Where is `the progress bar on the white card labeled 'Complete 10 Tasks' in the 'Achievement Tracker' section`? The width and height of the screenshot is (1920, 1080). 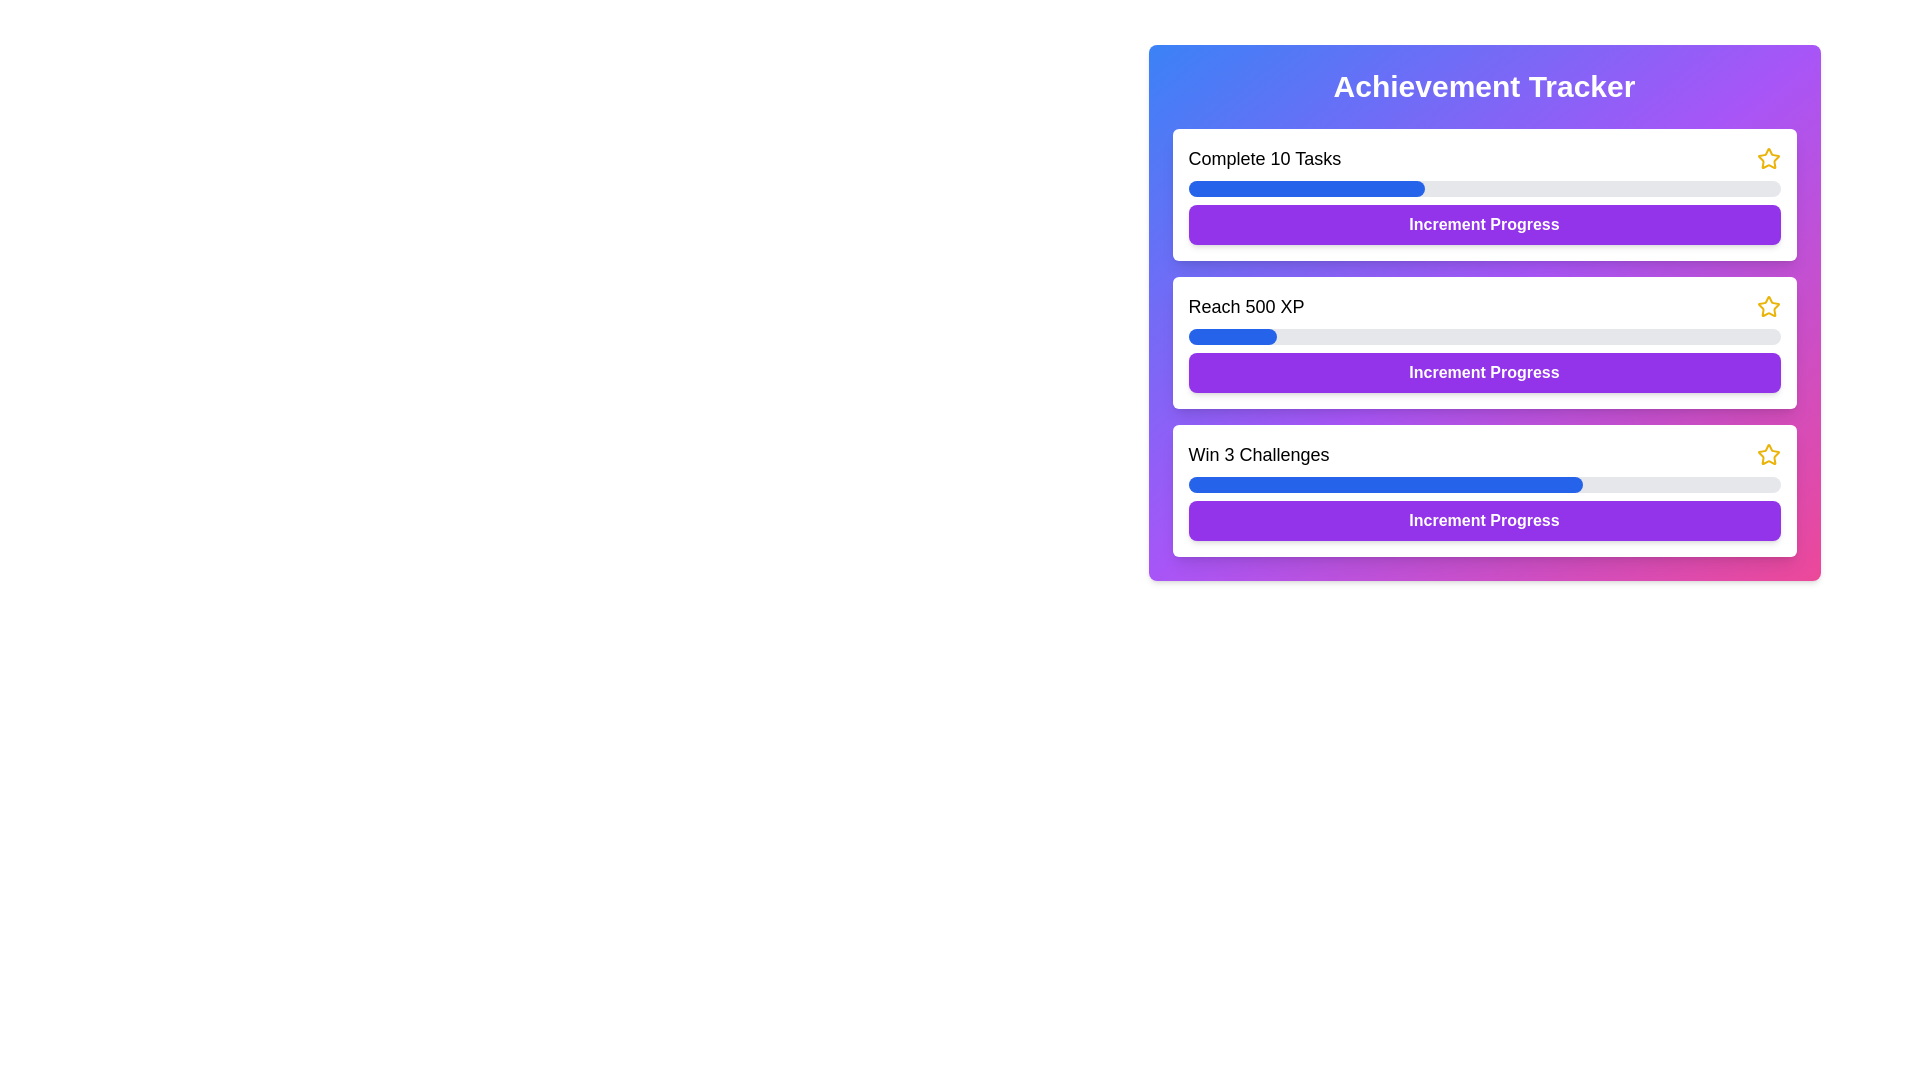 the progress bar on the white card labeled 'Complete 10 Tasks' in the 'Achievement Tracker' section is located at coordinates (1484, 195).